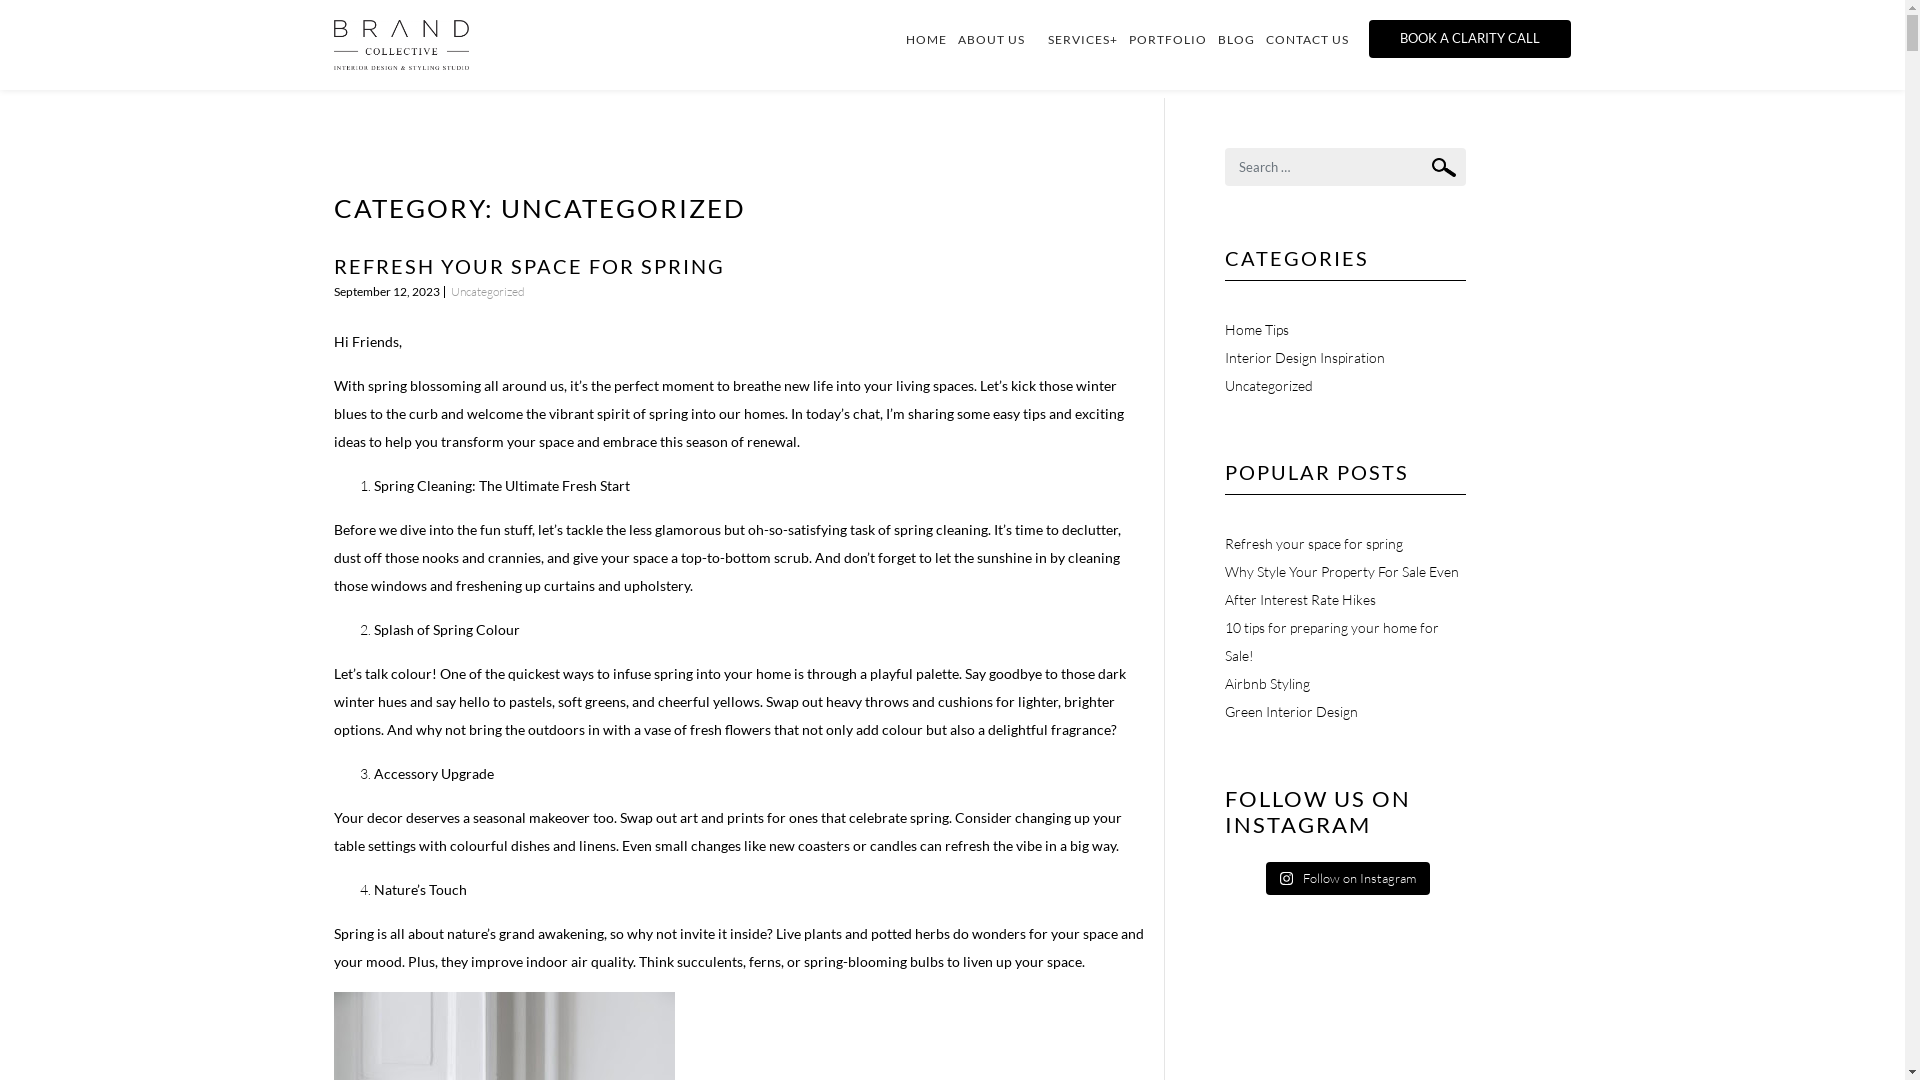 The height and width of the screenshot is (1080, 1920). What do you see at coordinates (1332, 641) in the screenshot?
I see `'10 tips for preparing your home for Sale!'` at bounding box center [1332, 641].